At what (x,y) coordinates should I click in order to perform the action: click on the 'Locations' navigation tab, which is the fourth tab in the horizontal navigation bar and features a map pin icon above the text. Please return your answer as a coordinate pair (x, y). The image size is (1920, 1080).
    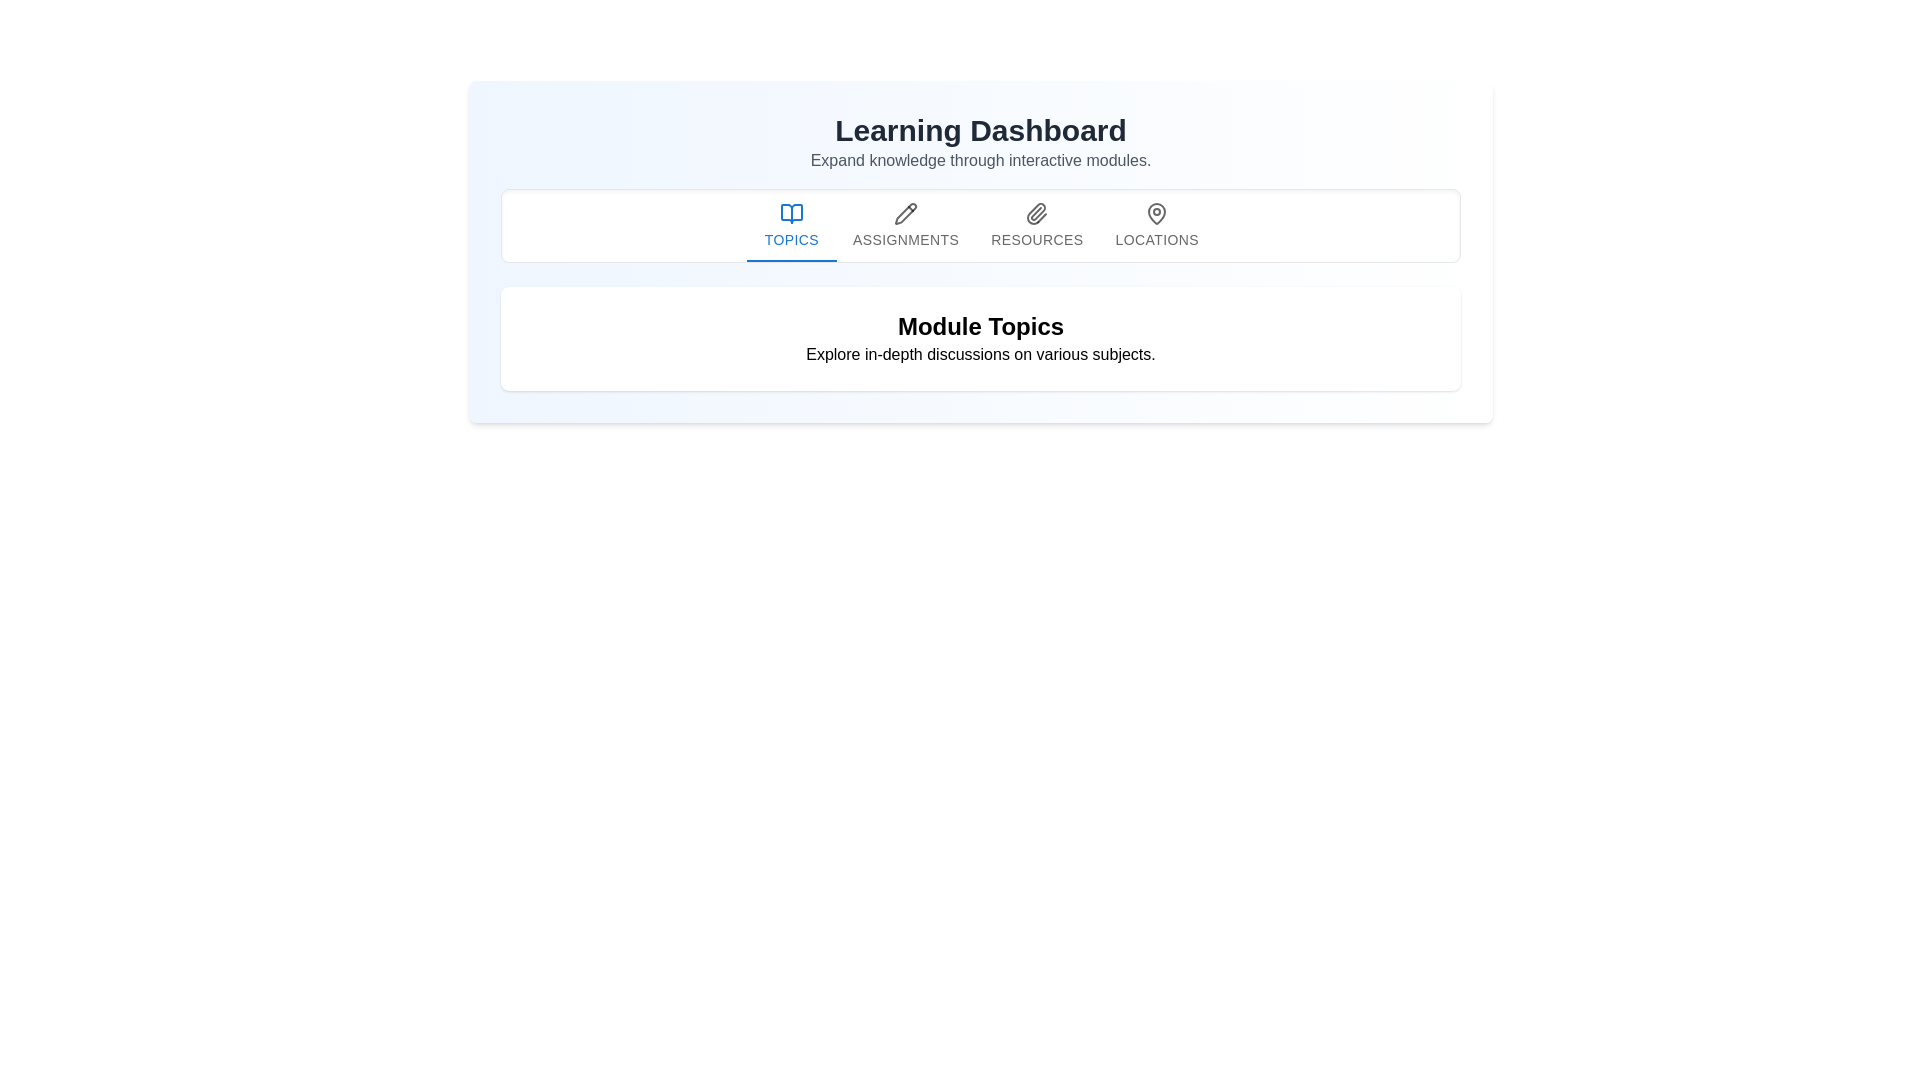
    Looking at the image, I should click on (1156, 225).